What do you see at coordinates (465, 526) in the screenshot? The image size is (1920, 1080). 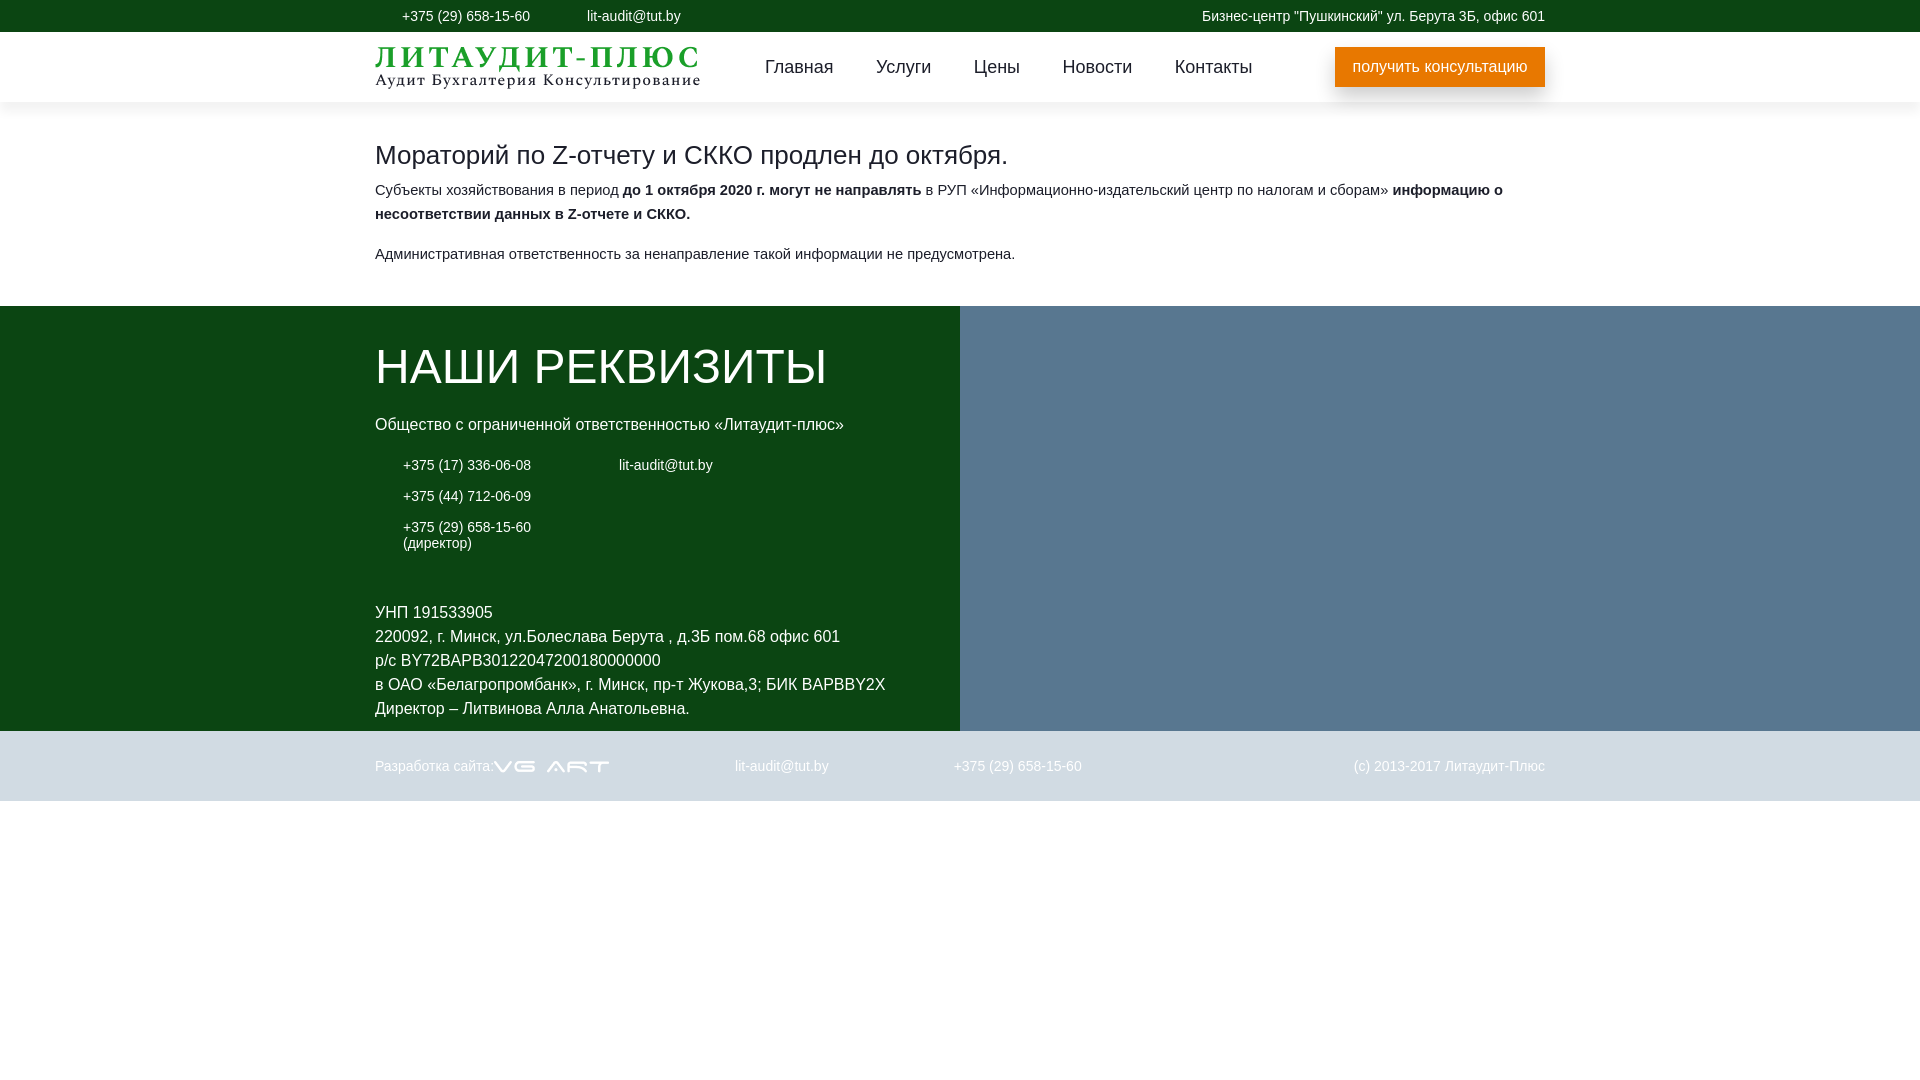 I see `'+375 (29) 658-15-60'` at bounding box center [465, 526].